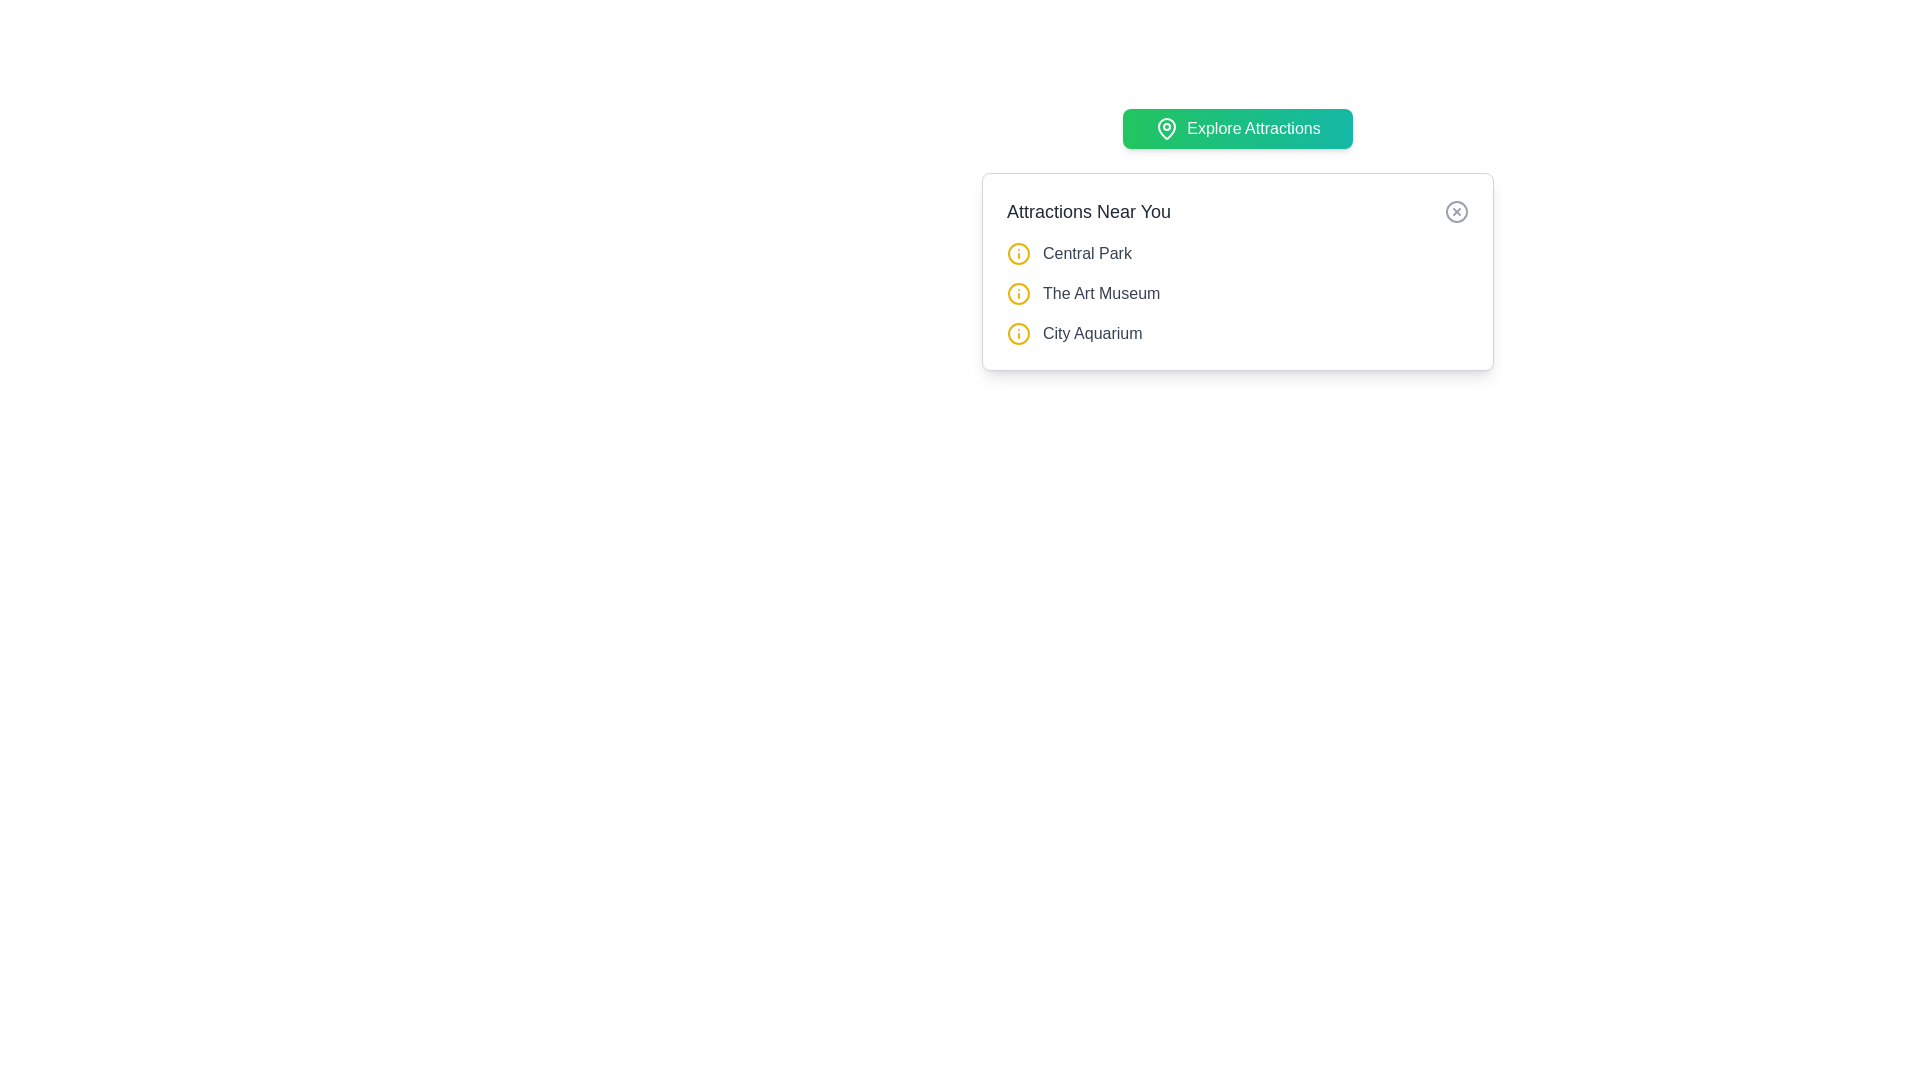 The image size is (1920, 1080). What do you see at coordinates (1457, 212) in the screenshot?
I see `the circular icon button located in the top-right corner of the 'Attractions Near You' section on the white information card` at bounding box center [1457, 212].